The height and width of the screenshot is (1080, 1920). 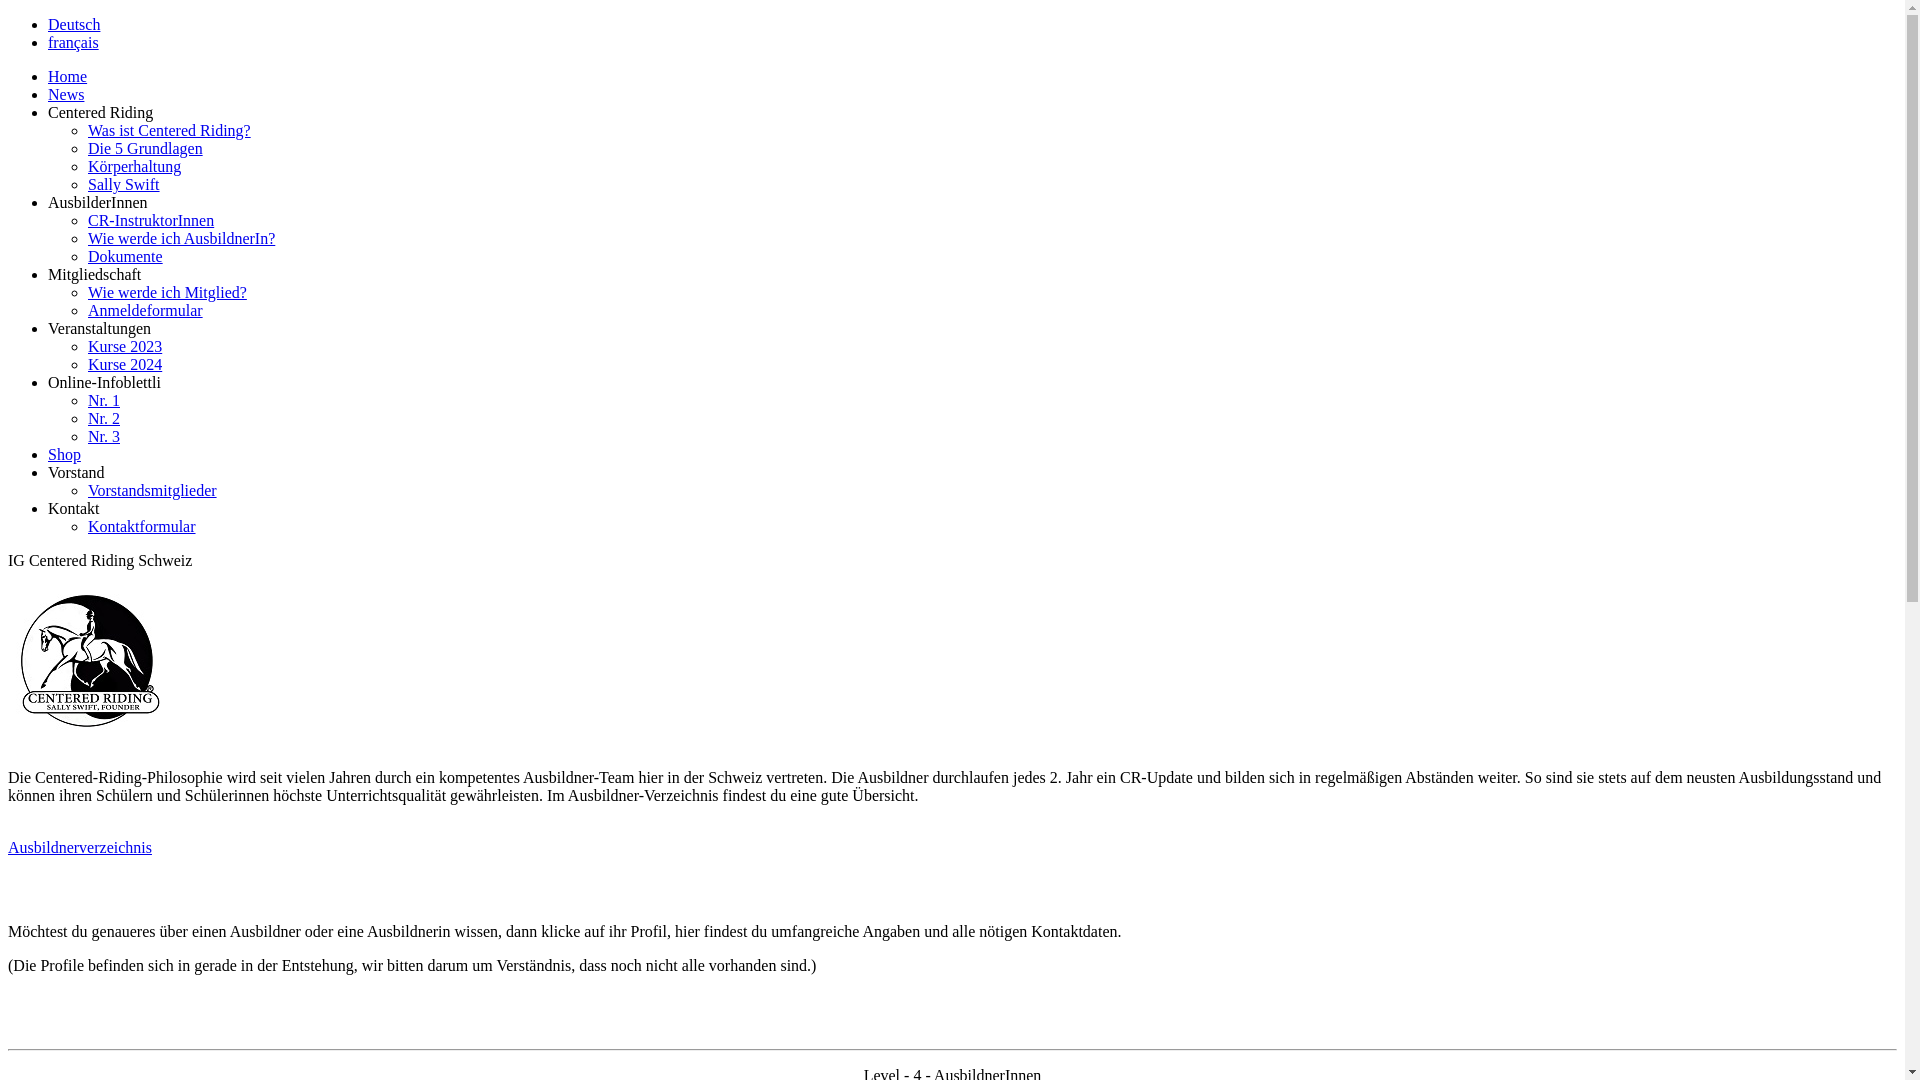 I want to click on 'Deutsch', so click(x=73, y=24).